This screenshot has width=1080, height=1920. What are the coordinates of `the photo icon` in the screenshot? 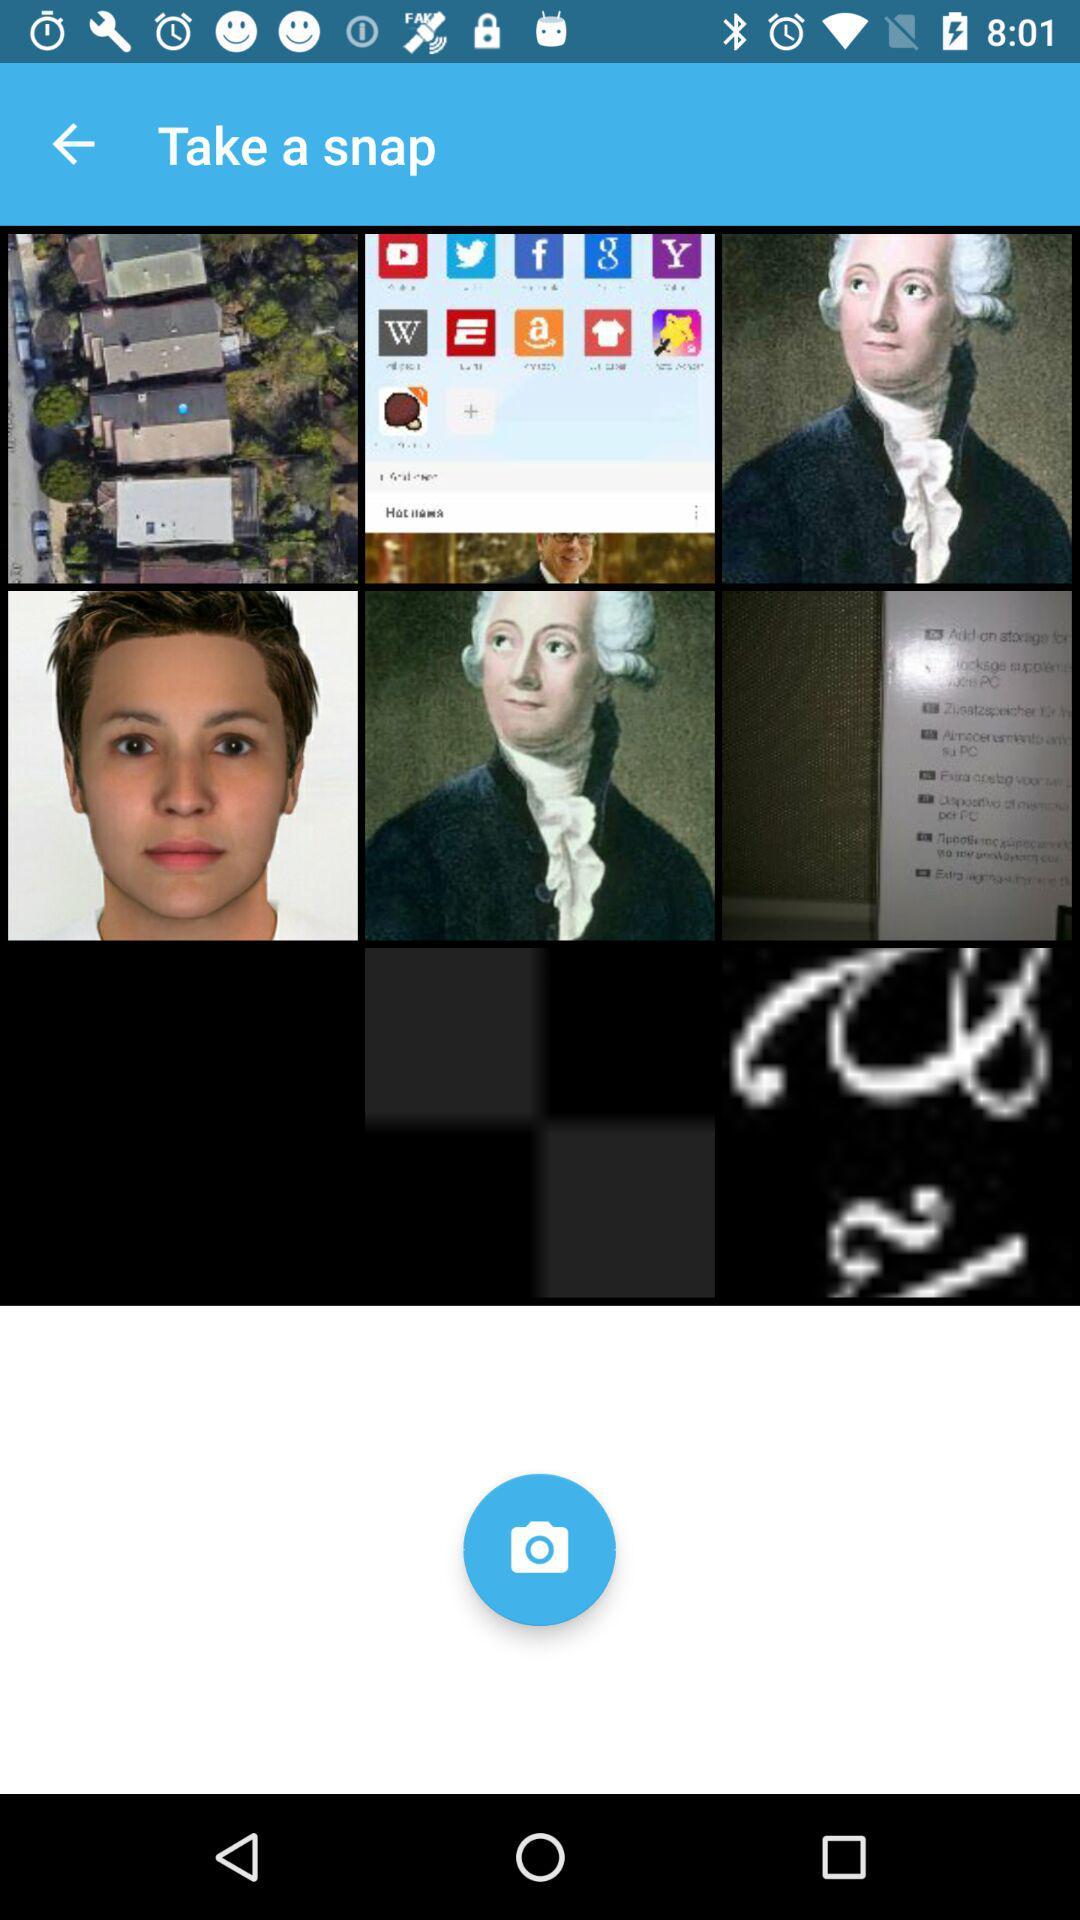 It's located at (538, 1548).